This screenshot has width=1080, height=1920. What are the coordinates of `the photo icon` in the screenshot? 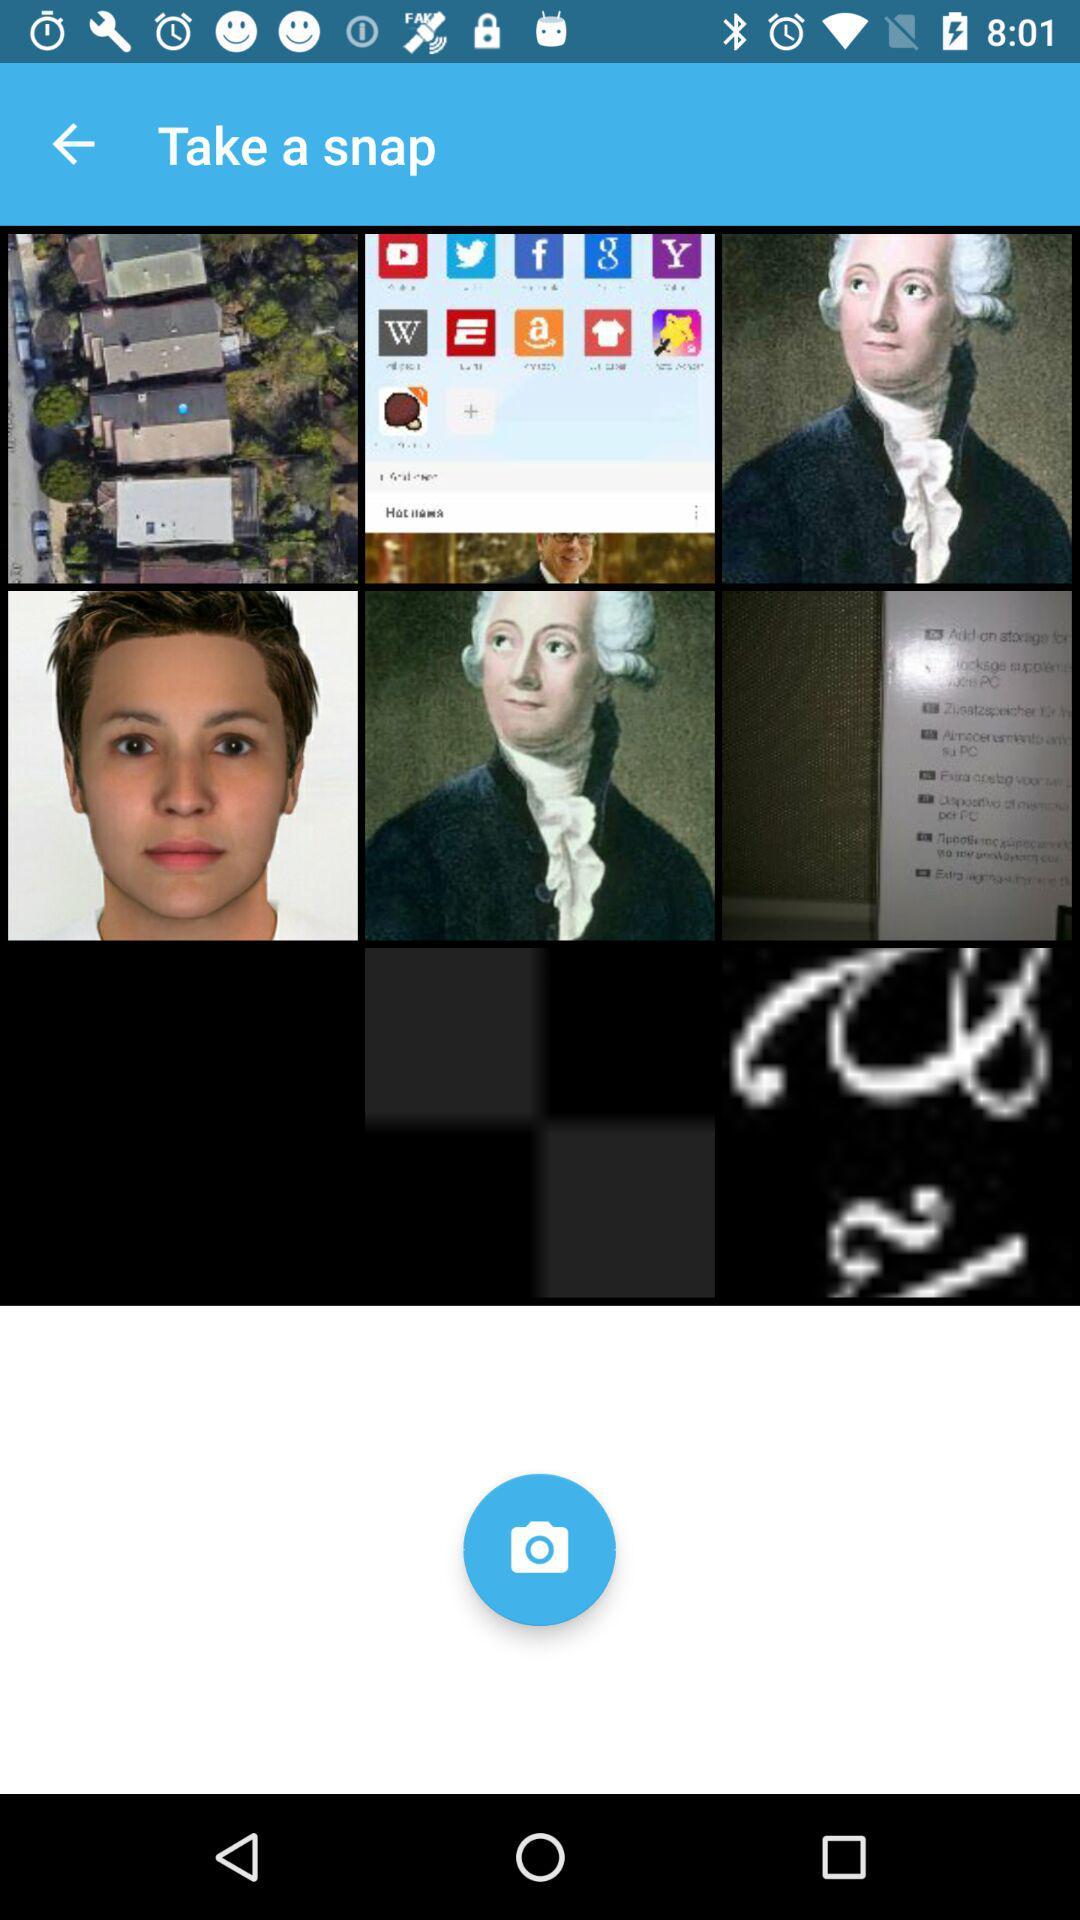 It's located at (538, 1548).